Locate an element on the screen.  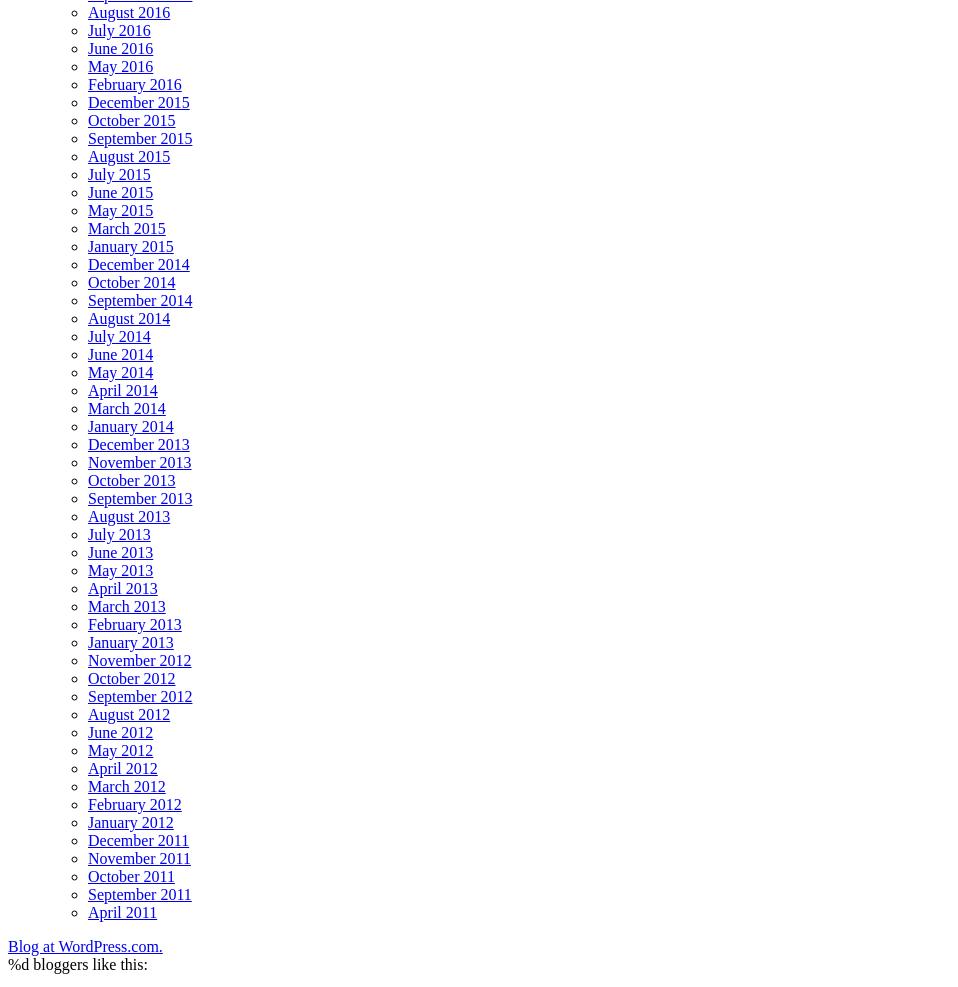
'May 2012' is located at coordinates (120, 749).